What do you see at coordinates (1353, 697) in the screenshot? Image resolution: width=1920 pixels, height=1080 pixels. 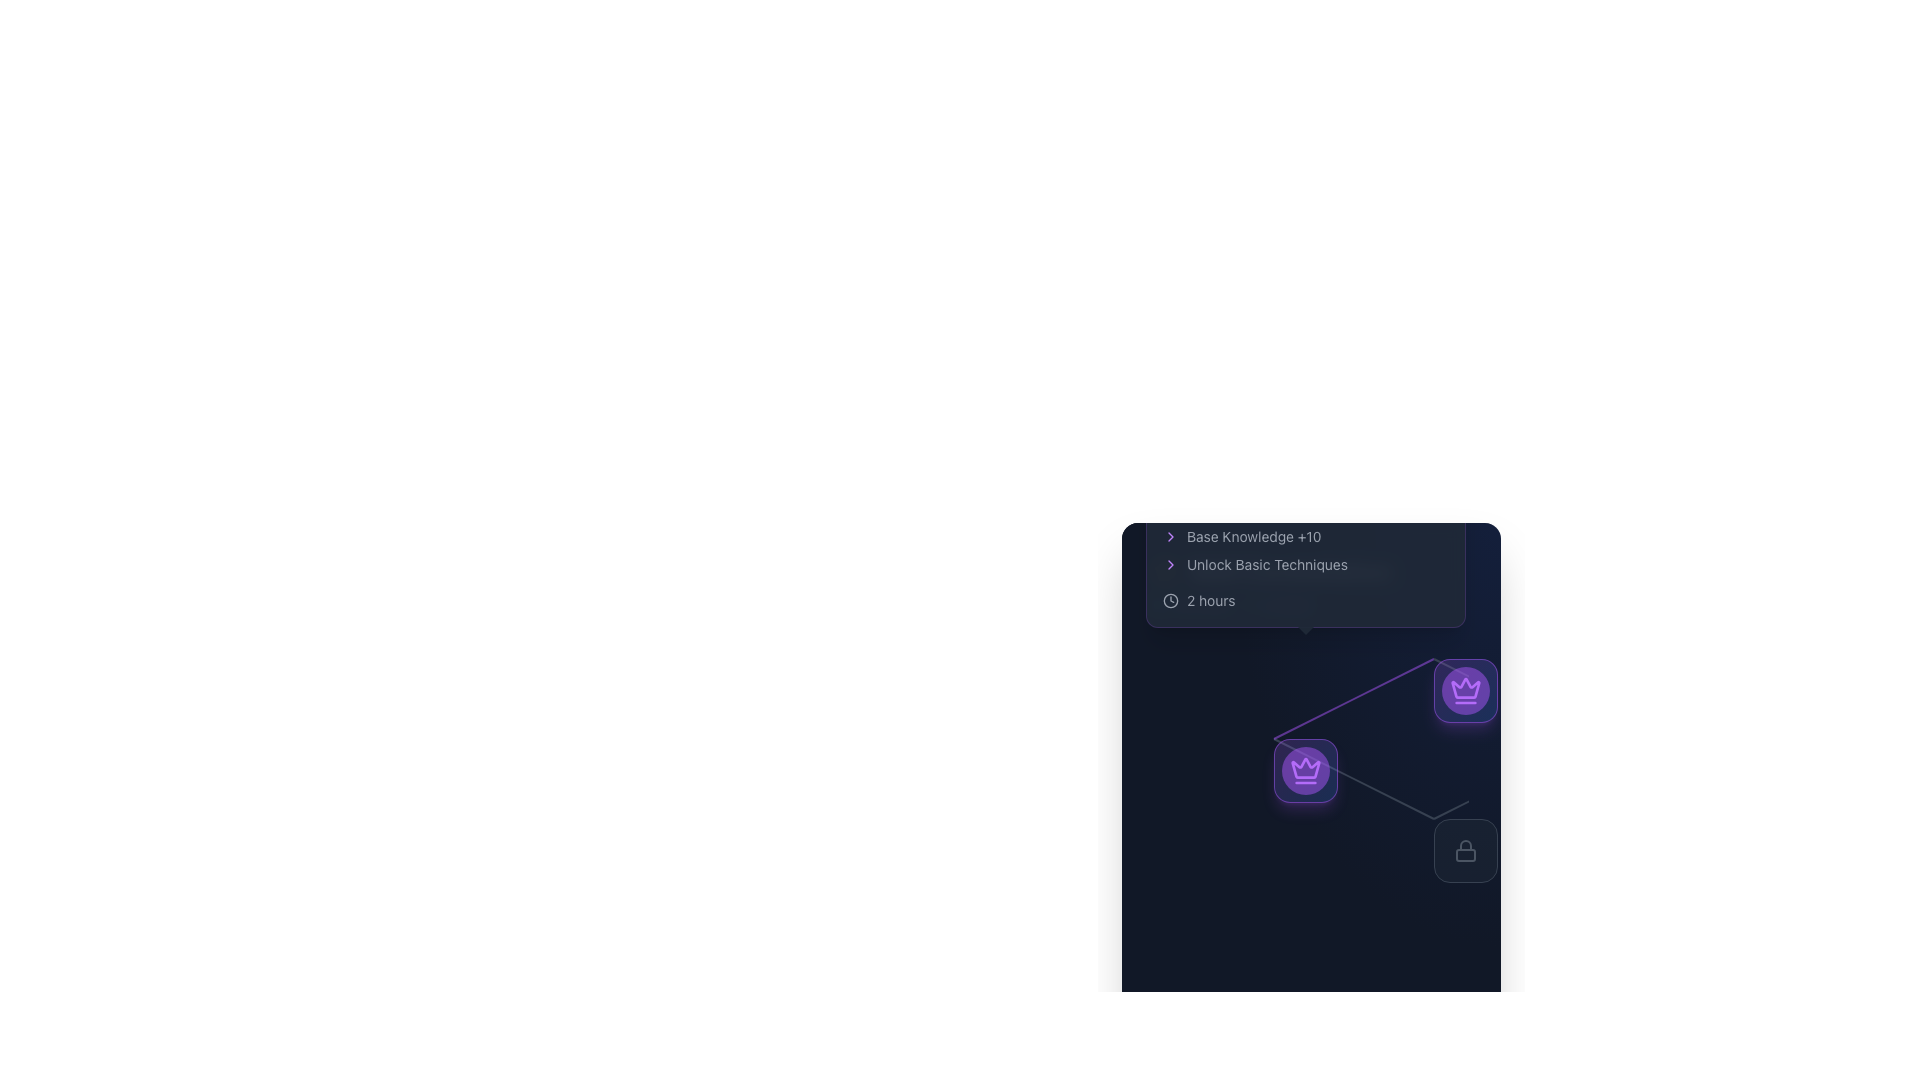 I see `the thin purple Connector line located between two purple crown icons in the lower portion of the interface` at bounding box center [1353, 697].